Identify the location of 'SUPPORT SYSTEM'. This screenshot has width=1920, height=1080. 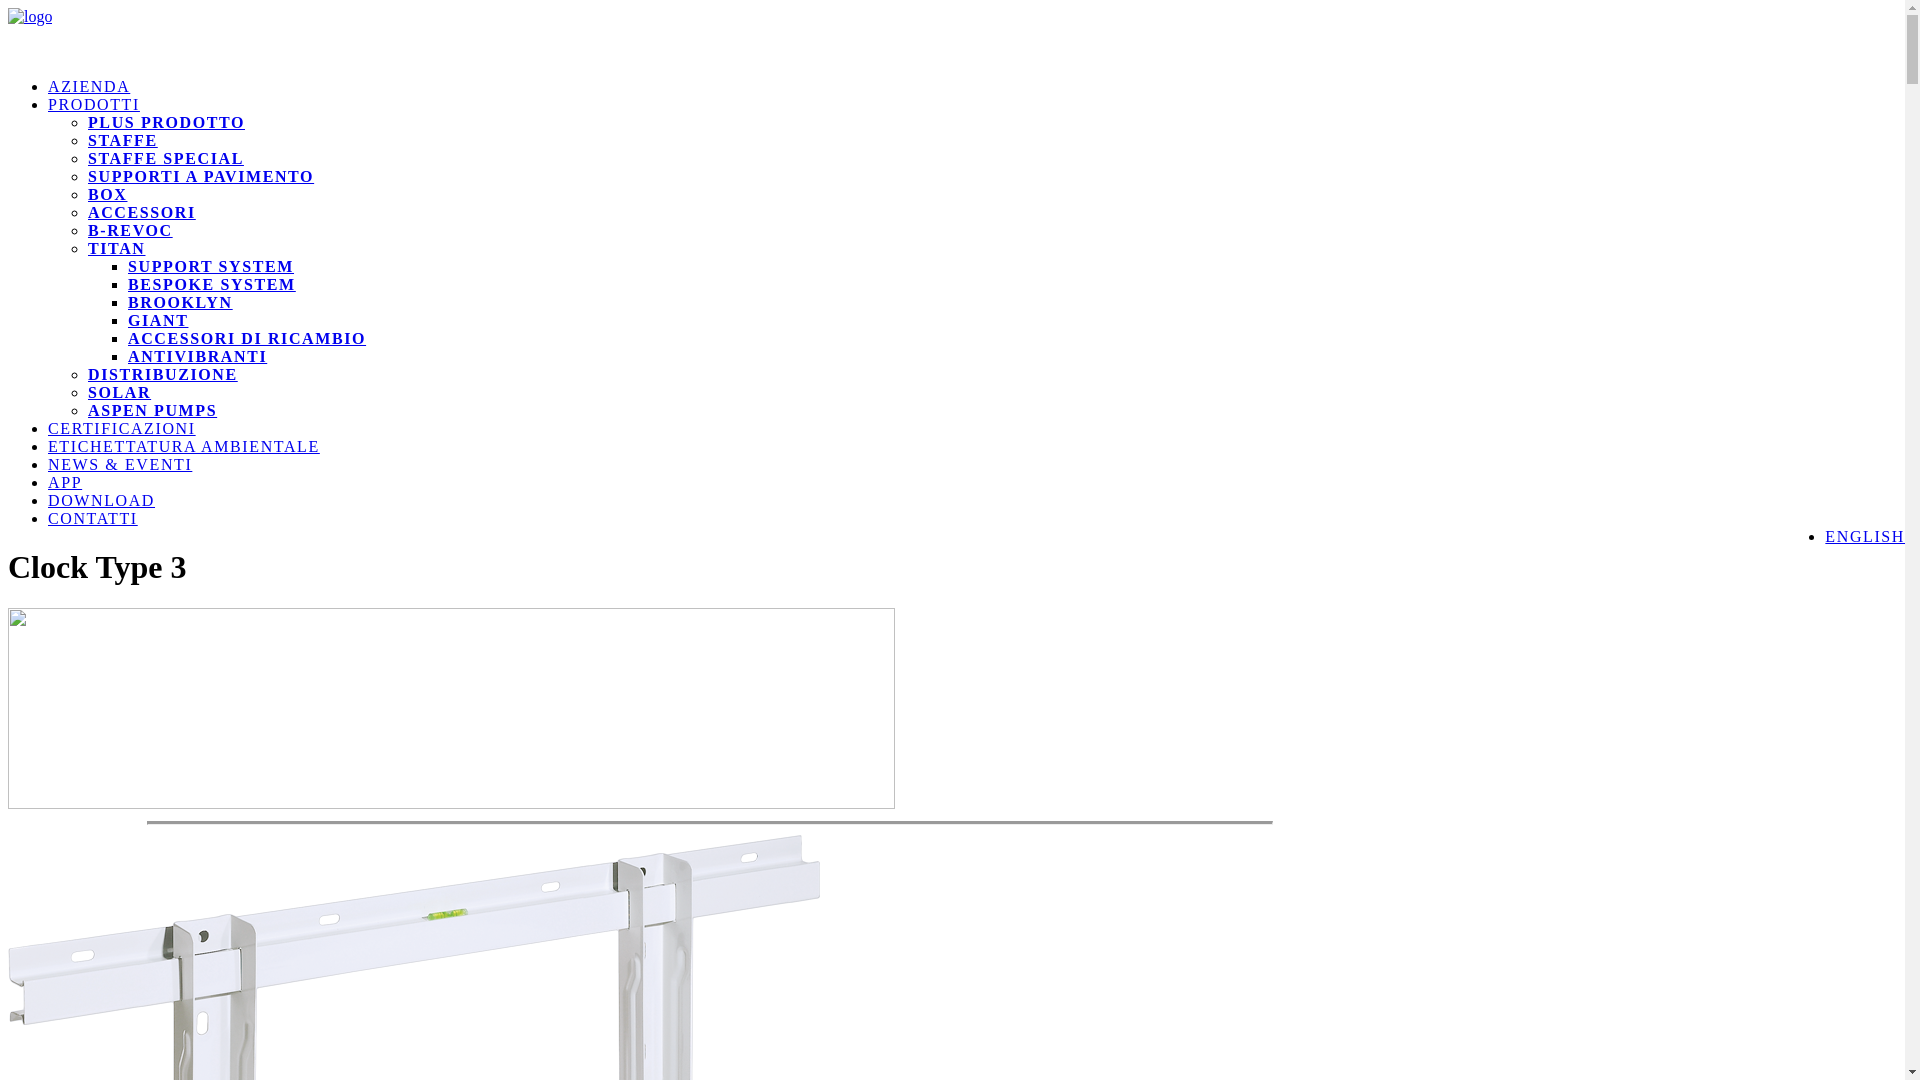
(127, 265).